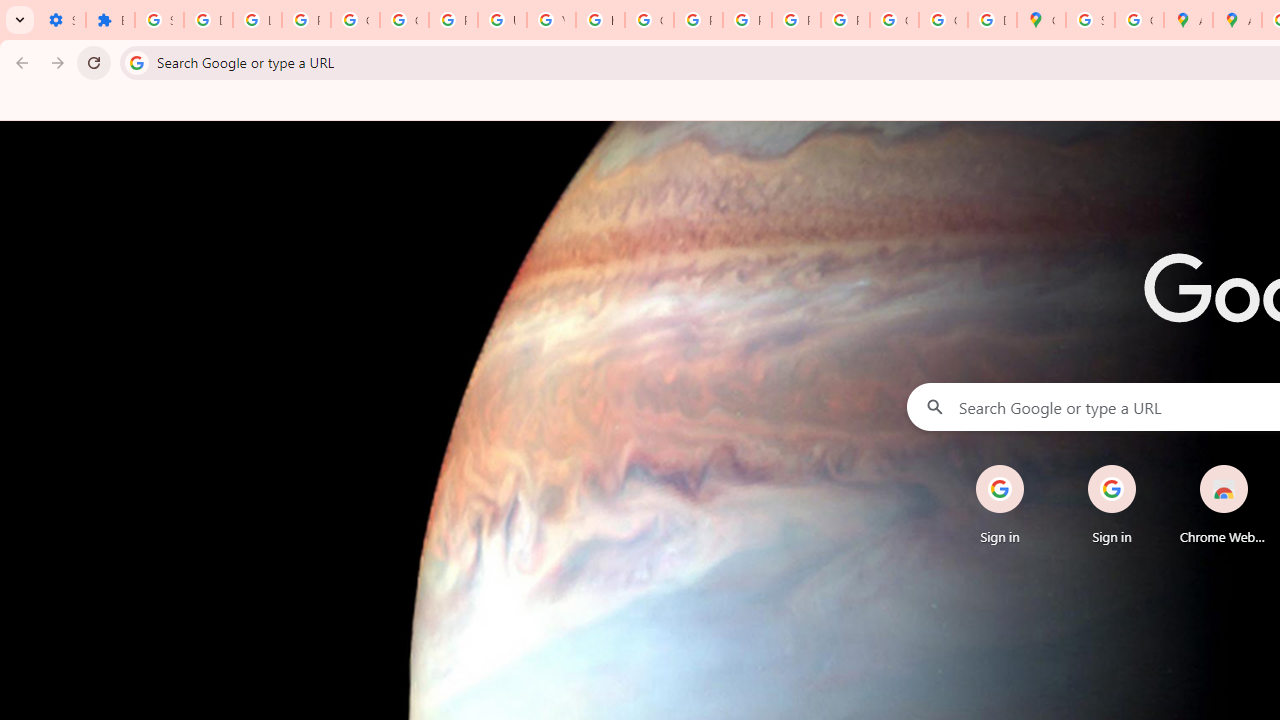 This screenshot has height=720, width=1280. What do you see at coordinates (355, 20) in the screenshot?
I see `'Google Account Help'` at bounding box center [355, 20].